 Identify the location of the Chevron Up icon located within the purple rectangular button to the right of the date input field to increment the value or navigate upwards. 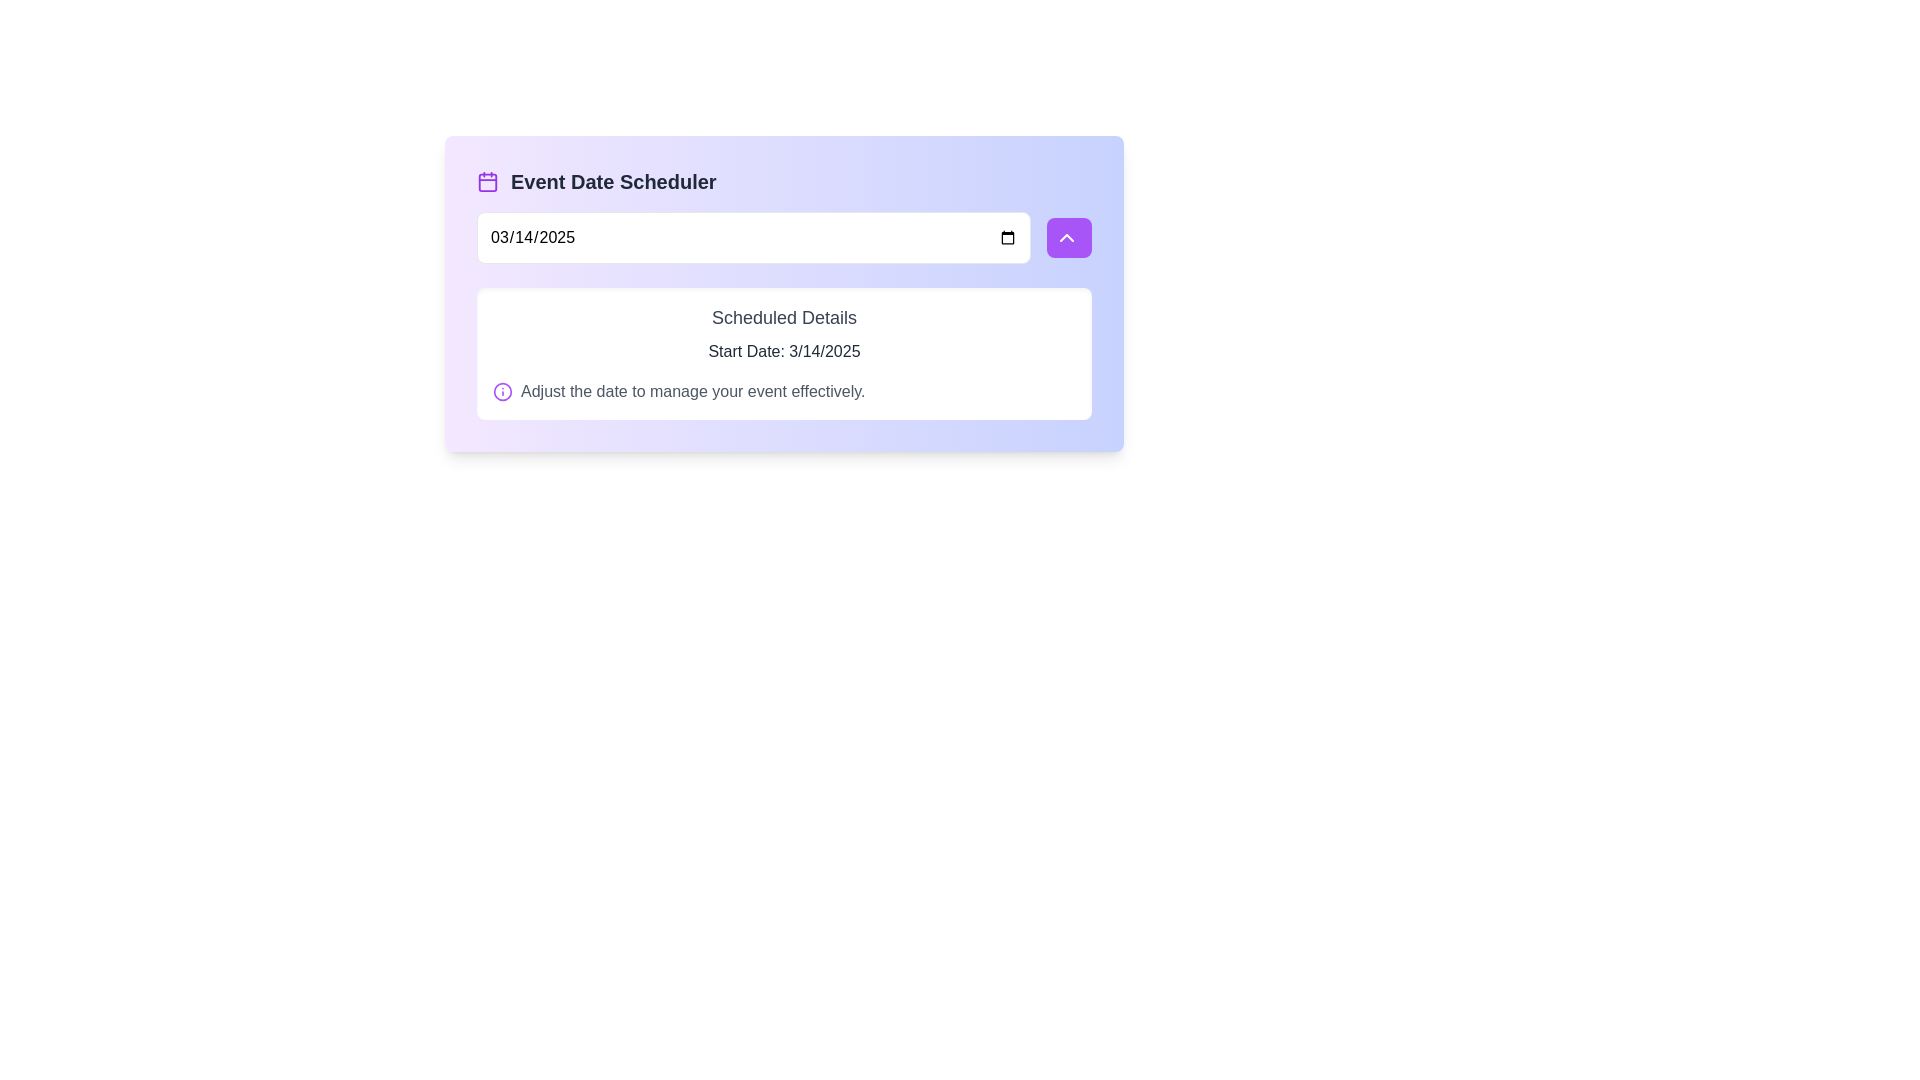
(1066, 237).